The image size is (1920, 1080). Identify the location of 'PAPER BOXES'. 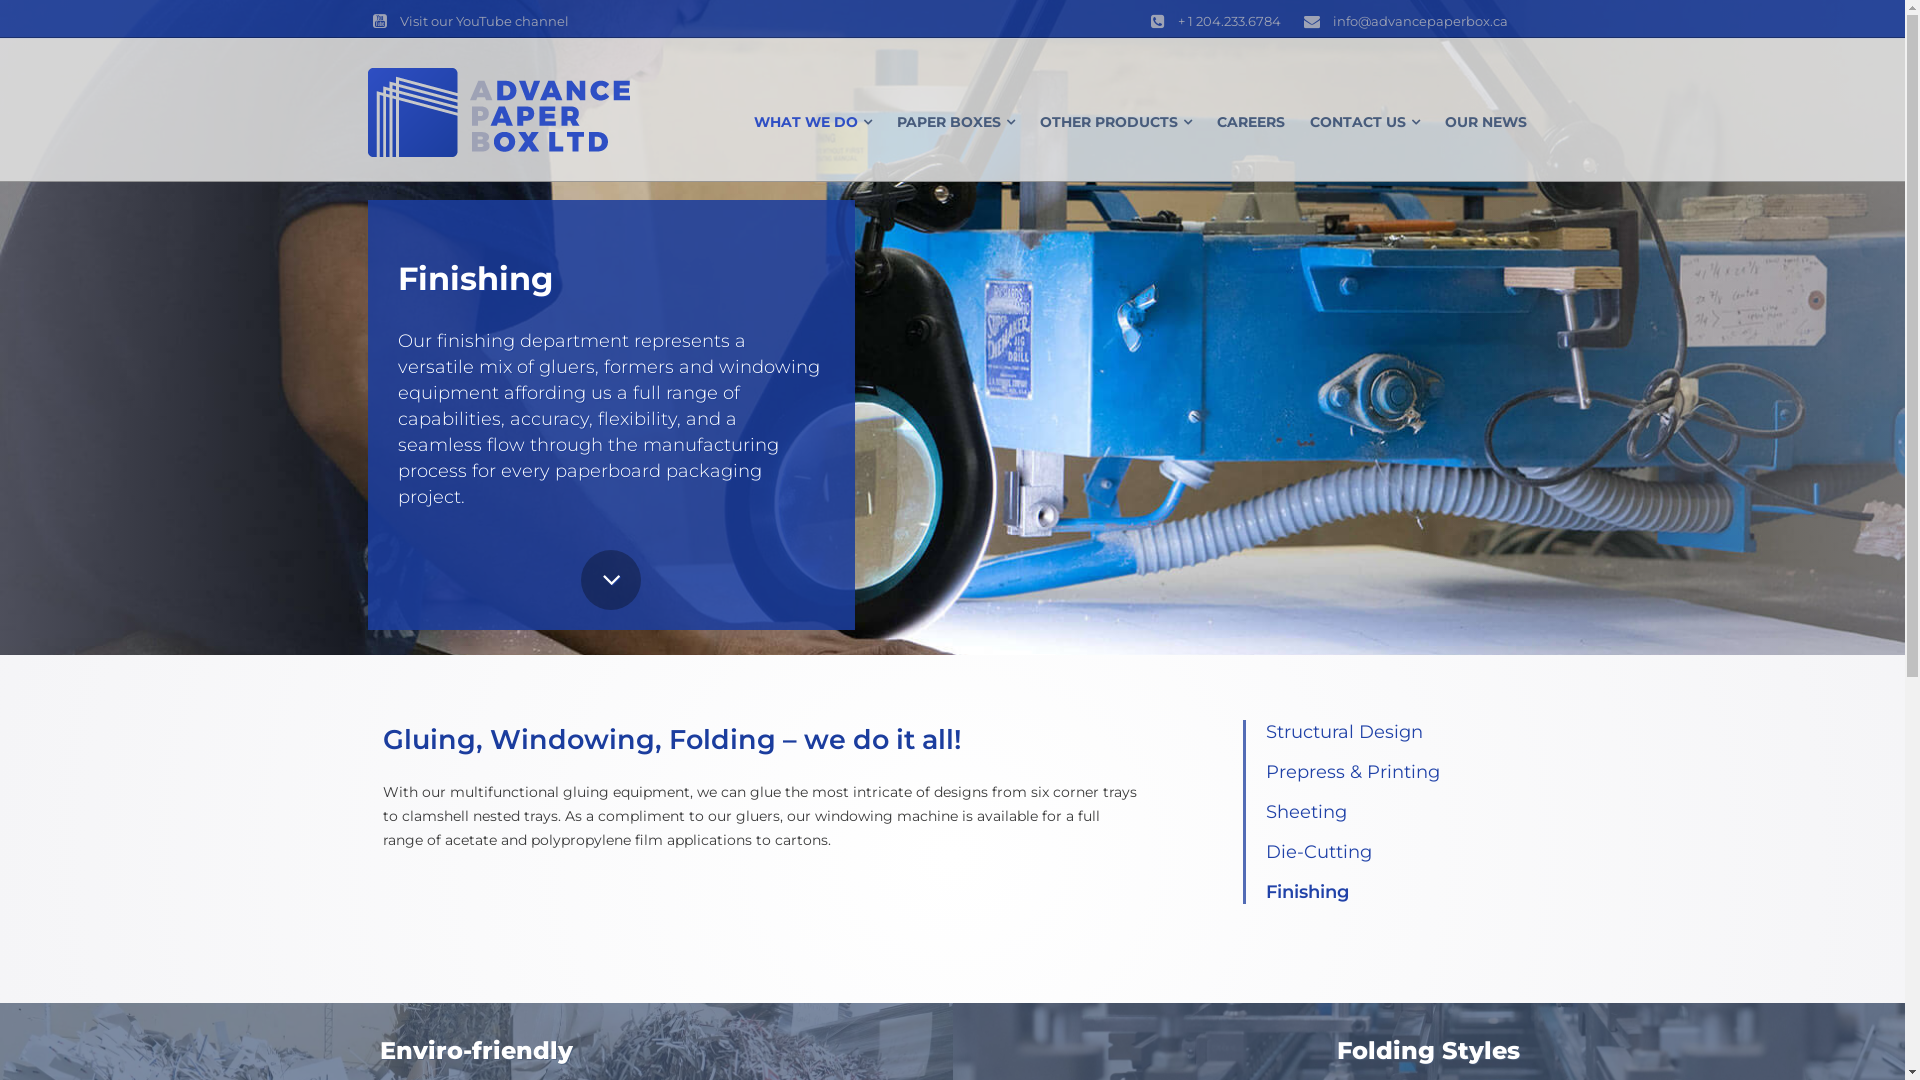
(954, 122).